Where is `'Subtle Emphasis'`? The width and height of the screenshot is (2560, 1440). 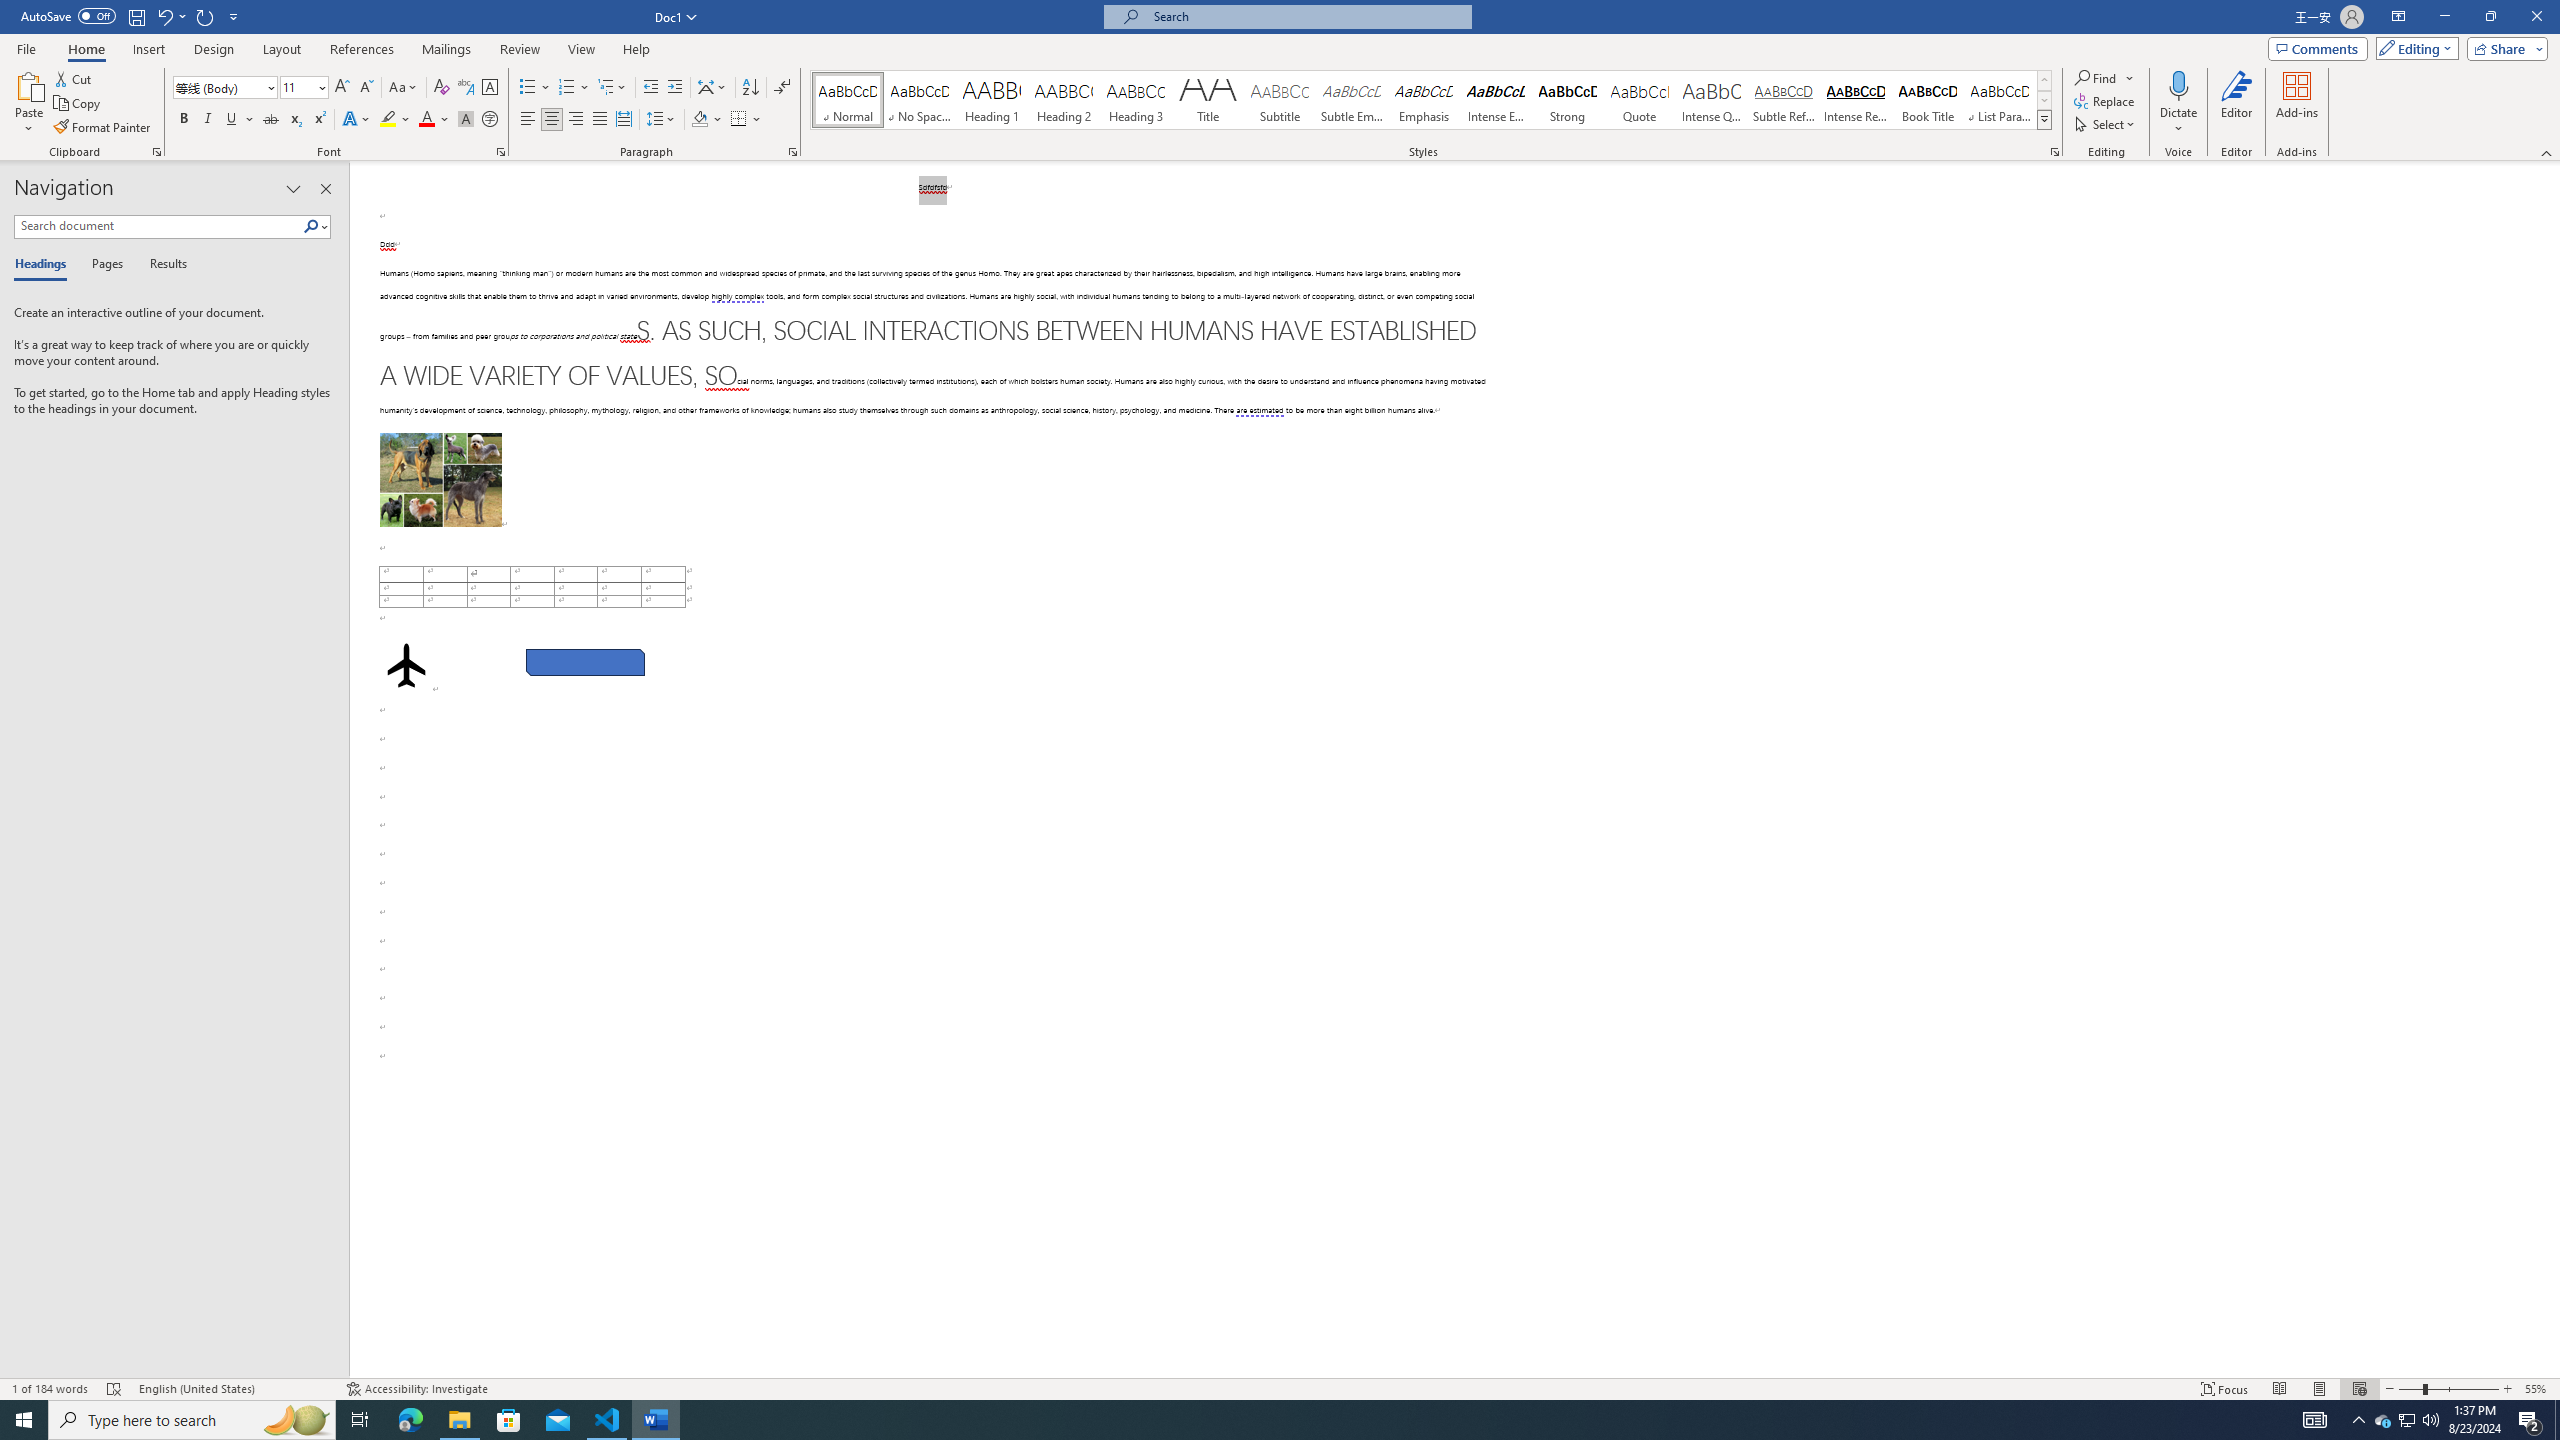
'Subtle Emphasis' is located at coordinates (1350, 99).